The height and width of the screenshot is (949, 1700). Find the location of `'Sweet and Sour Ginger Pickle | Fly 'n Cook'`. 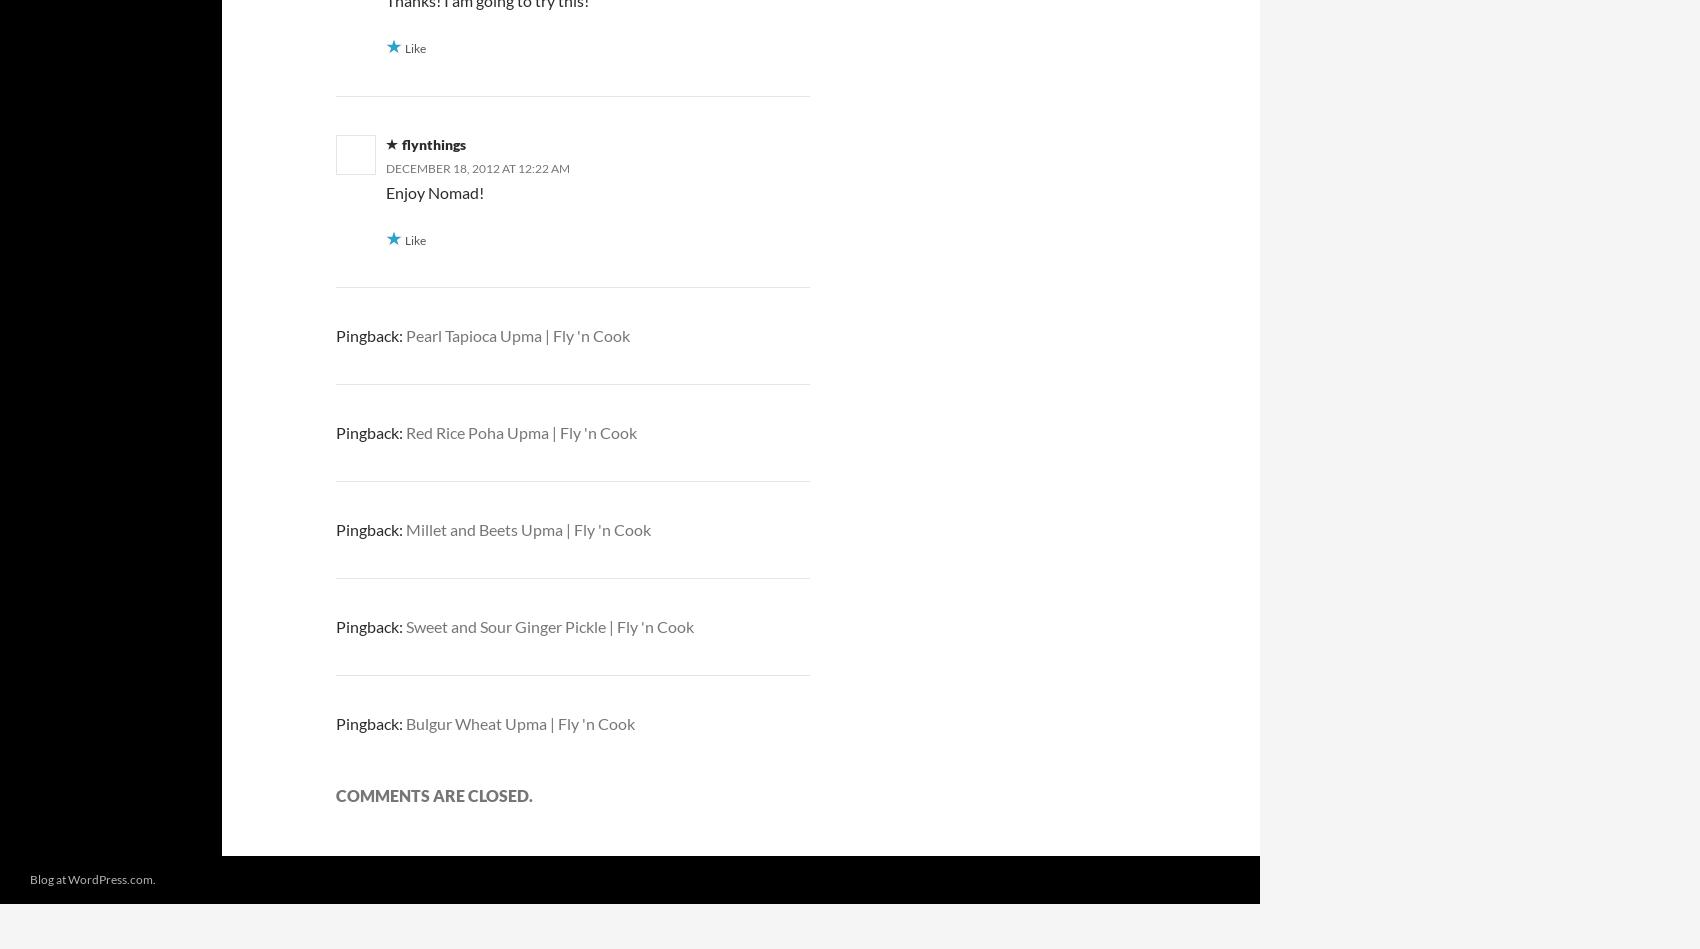

'Sweet and Sour Ginger Pickle | Fly 'n Cook' is located at coordinates (548, 625).